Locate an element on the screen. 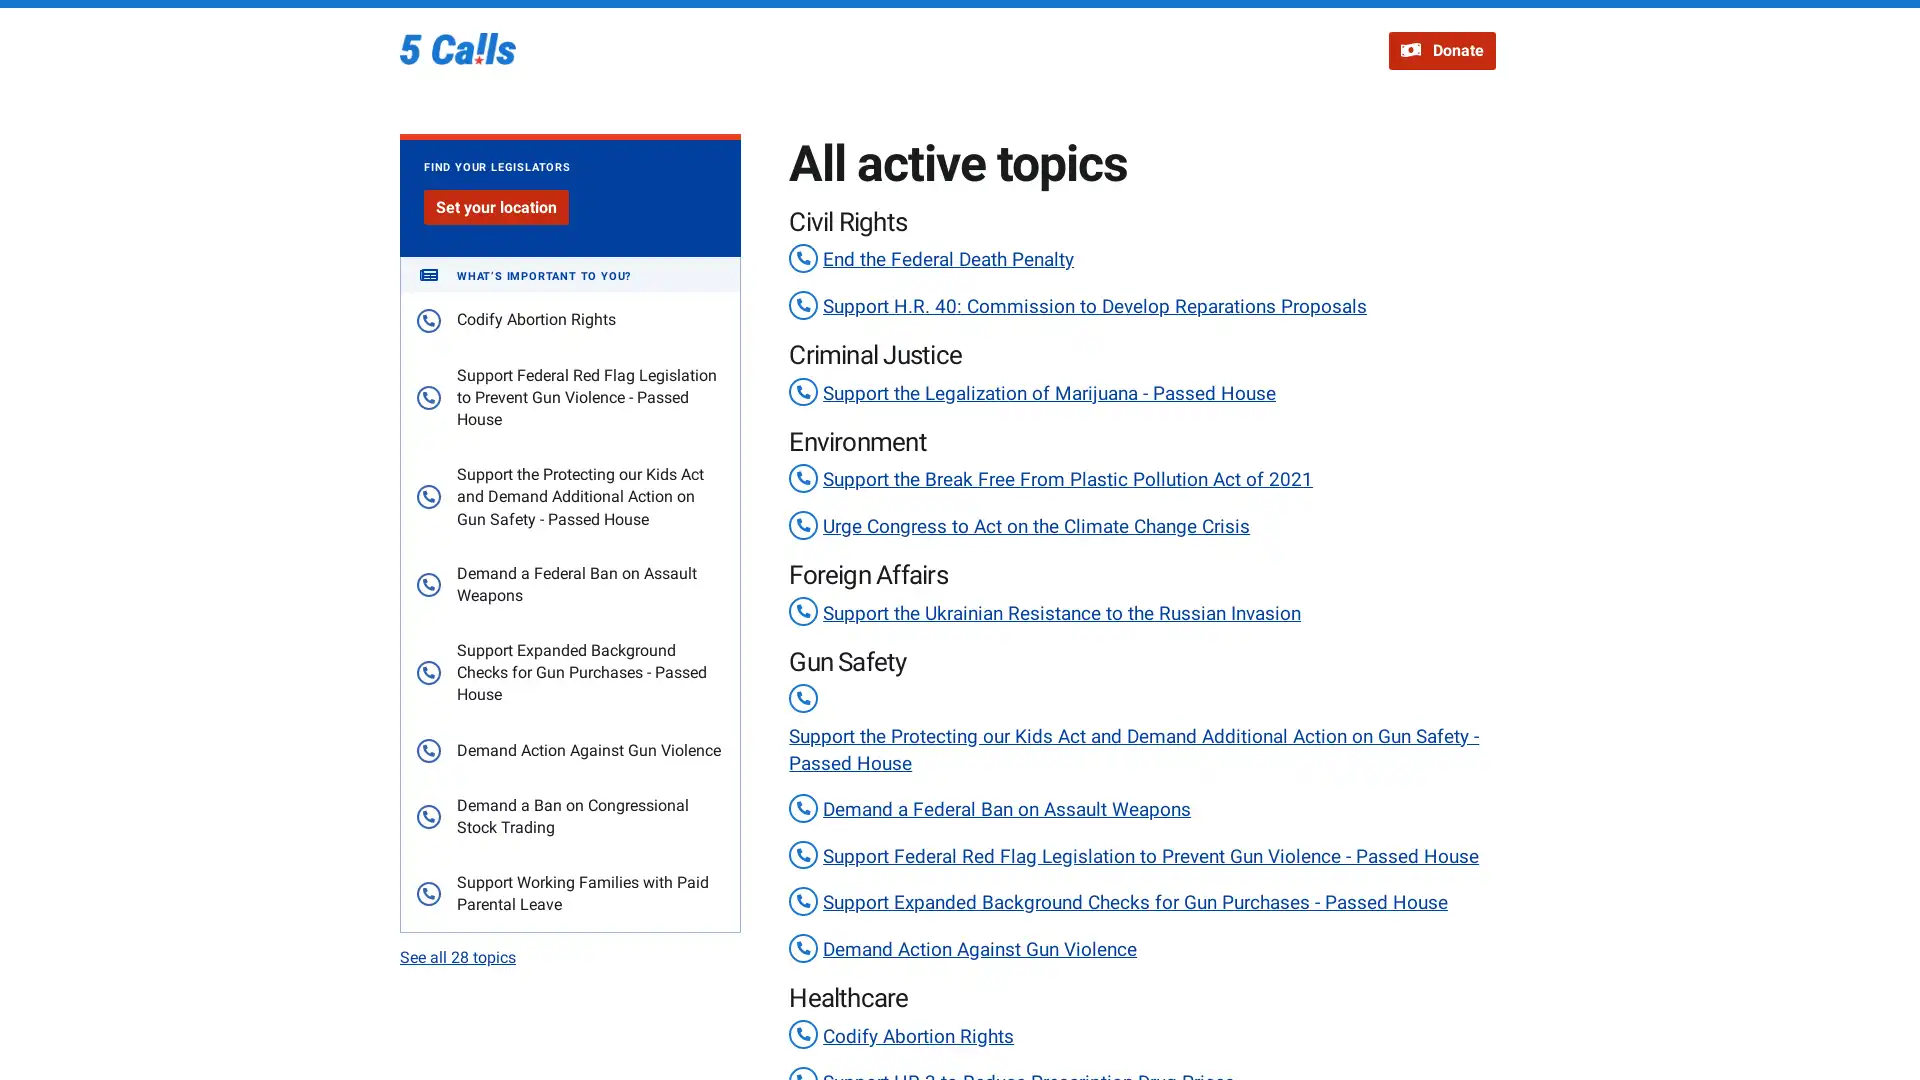  Set your location is located at coordinates (496, 207).